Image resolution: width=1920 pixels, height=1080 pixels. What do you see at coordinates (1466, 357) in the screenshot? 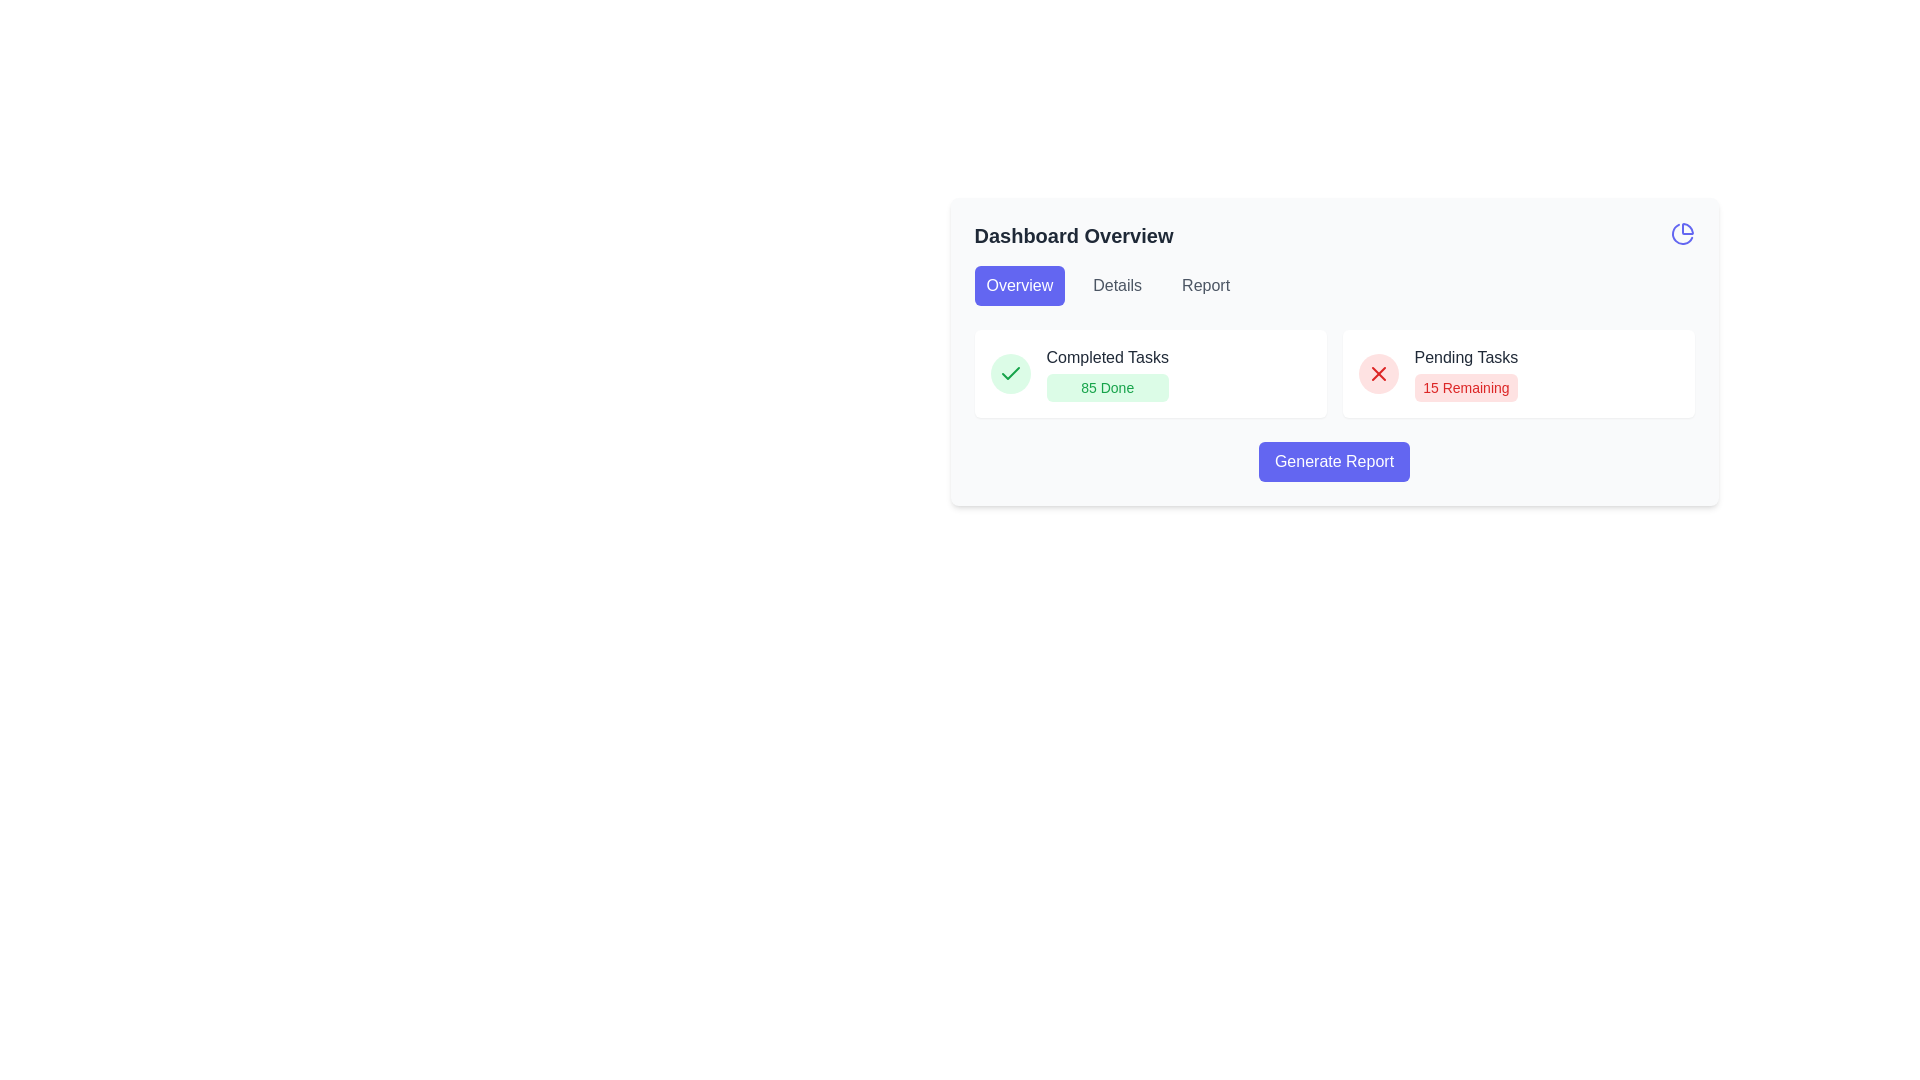
I see `the 'Pending Tasks' text label, which is displayed in dark gray and aligned in a sans-serif typeface, located in the right card of two cards in the middle of the interface` at bounding box center [1466, 357].